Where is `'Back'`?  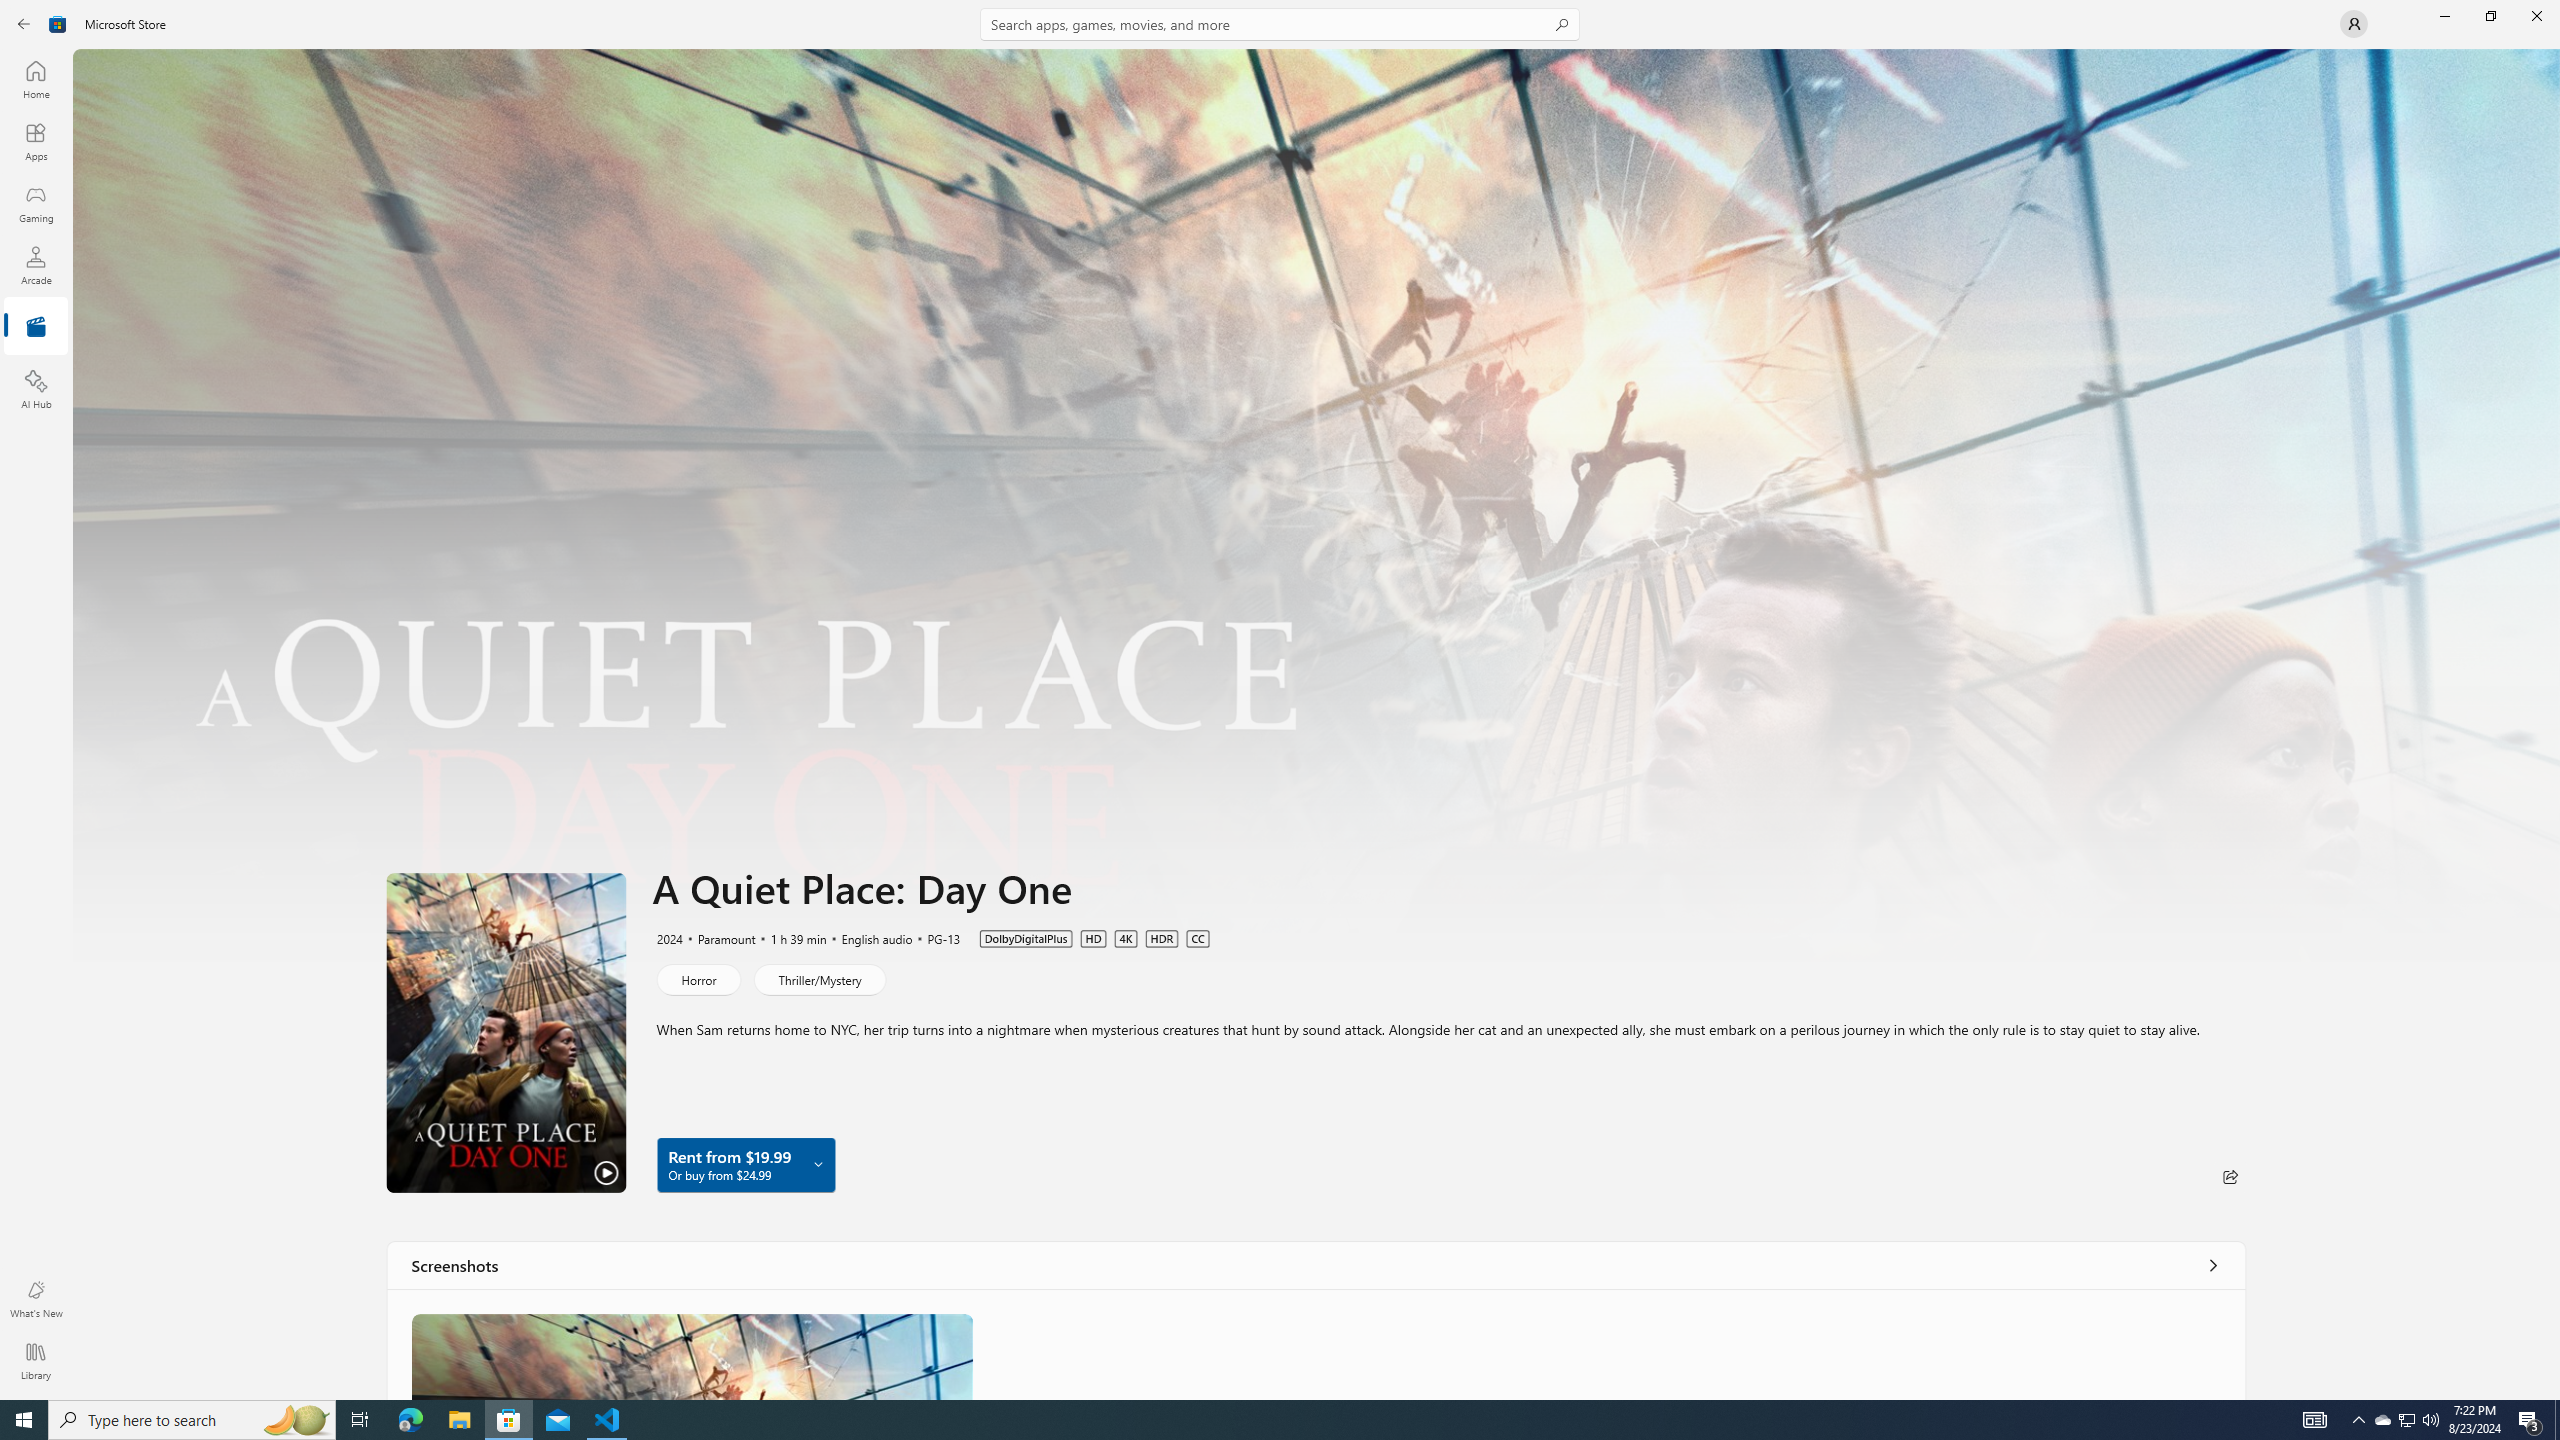
'Back' is located at coordinates (24, 22).